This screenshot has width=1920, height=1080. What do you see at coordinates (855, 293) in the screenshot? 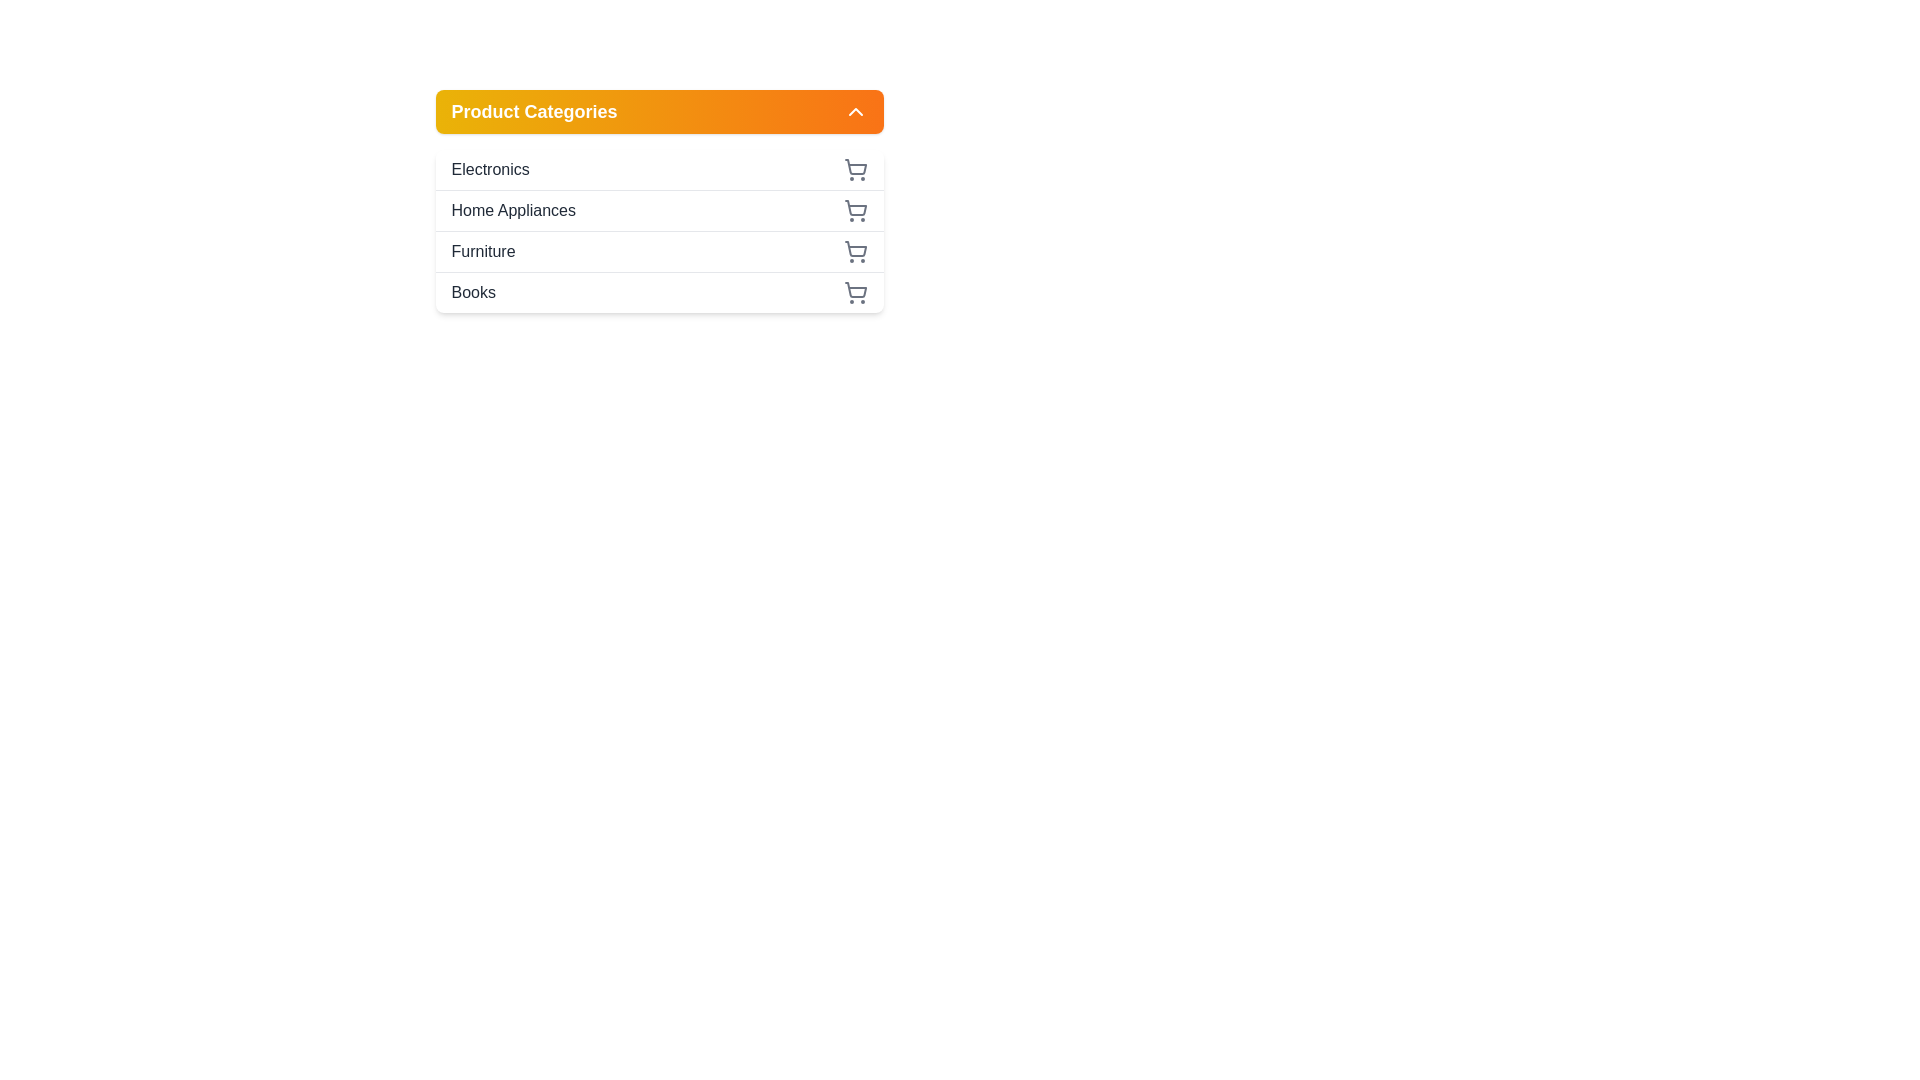
I see `the shopping cart icon located at the far right of the 'Books' category row in the 'Product Categories' list to trigger visual feedback or a tooltip` at bounding box center [855, 293].